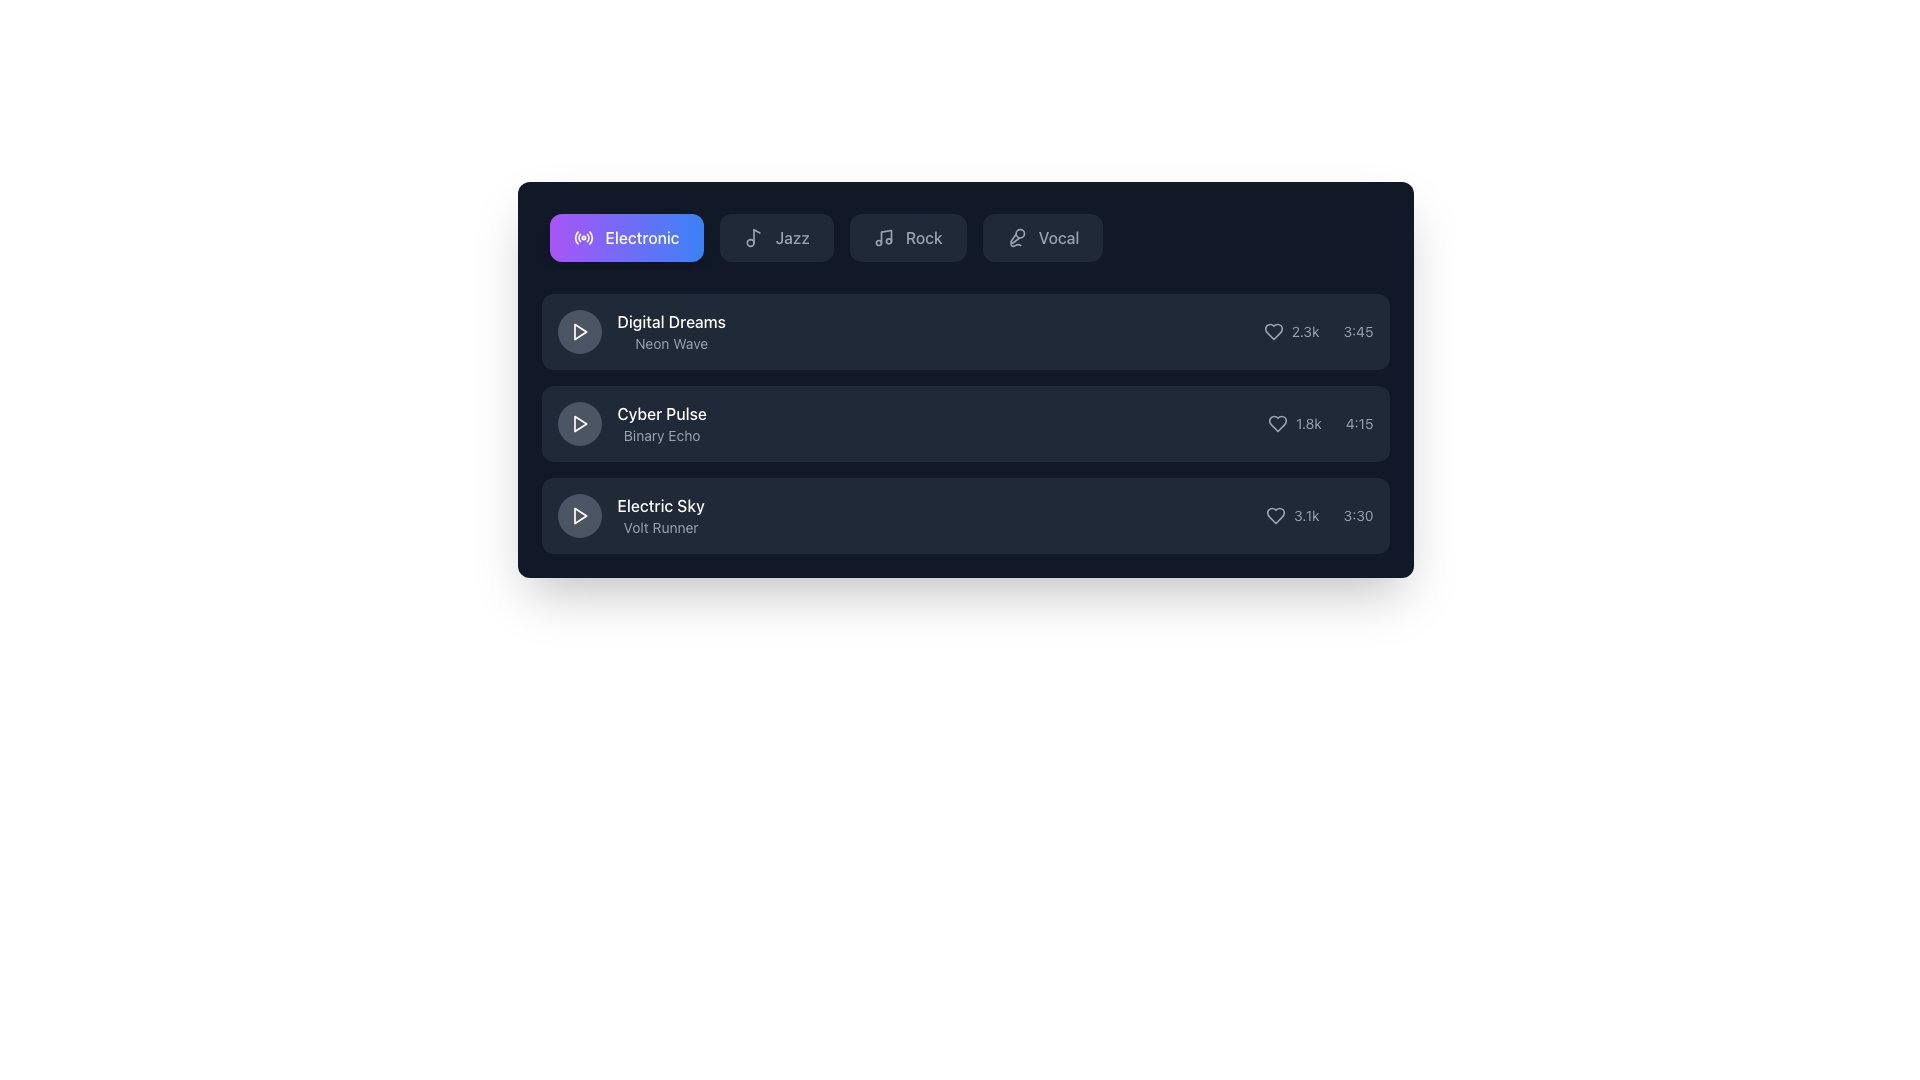  Describe the element at coordinates (1272, 330) in the screenshot. I see `the heart-shaped icon button located to the left of the numeric display '2.3k' in the 'Digital Dreams' row for keyboard interaction` at that location.